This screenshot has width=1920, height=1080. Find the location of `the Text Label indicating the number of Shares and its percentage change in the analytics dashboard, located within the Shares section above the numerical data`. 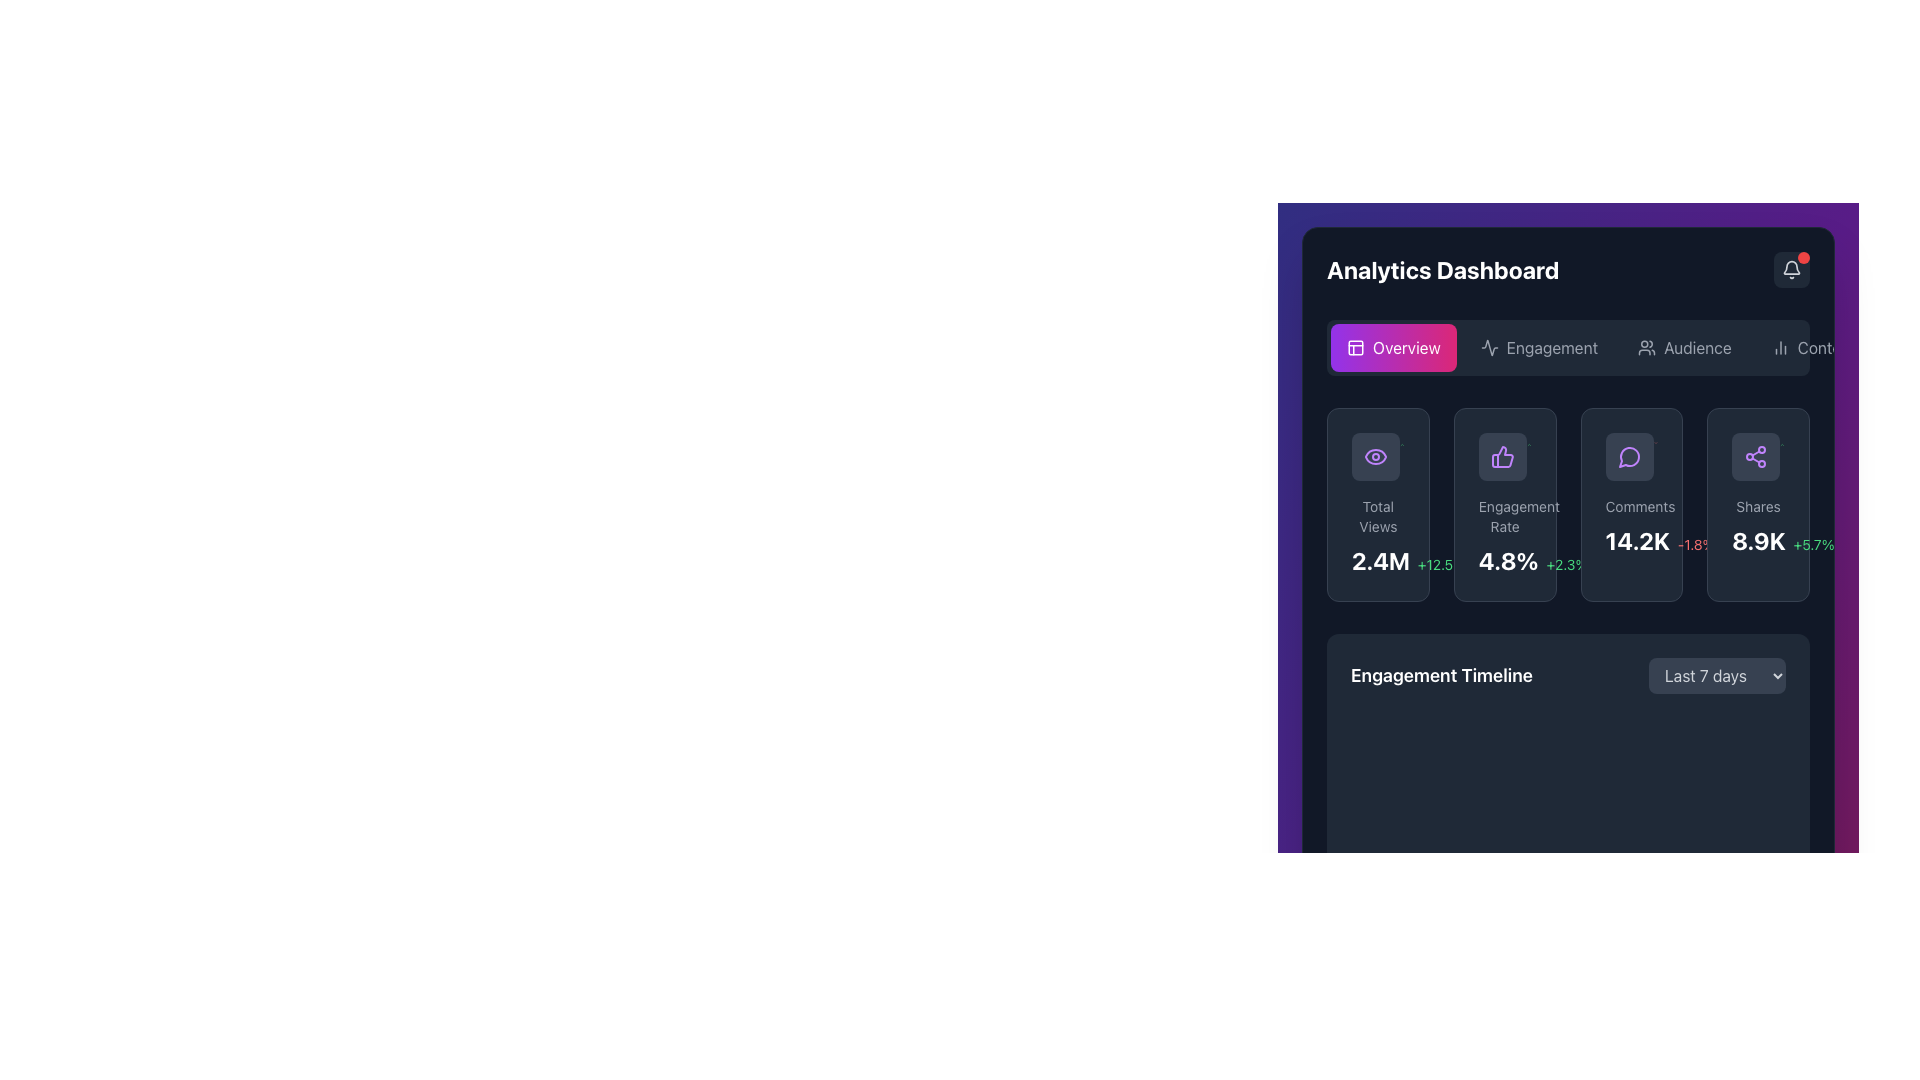

the Text Label indicating the number of Shares and its percentage change in the analytics dashboard, located within the Shares section above the numerical data is located at coordinates (1757, 505).